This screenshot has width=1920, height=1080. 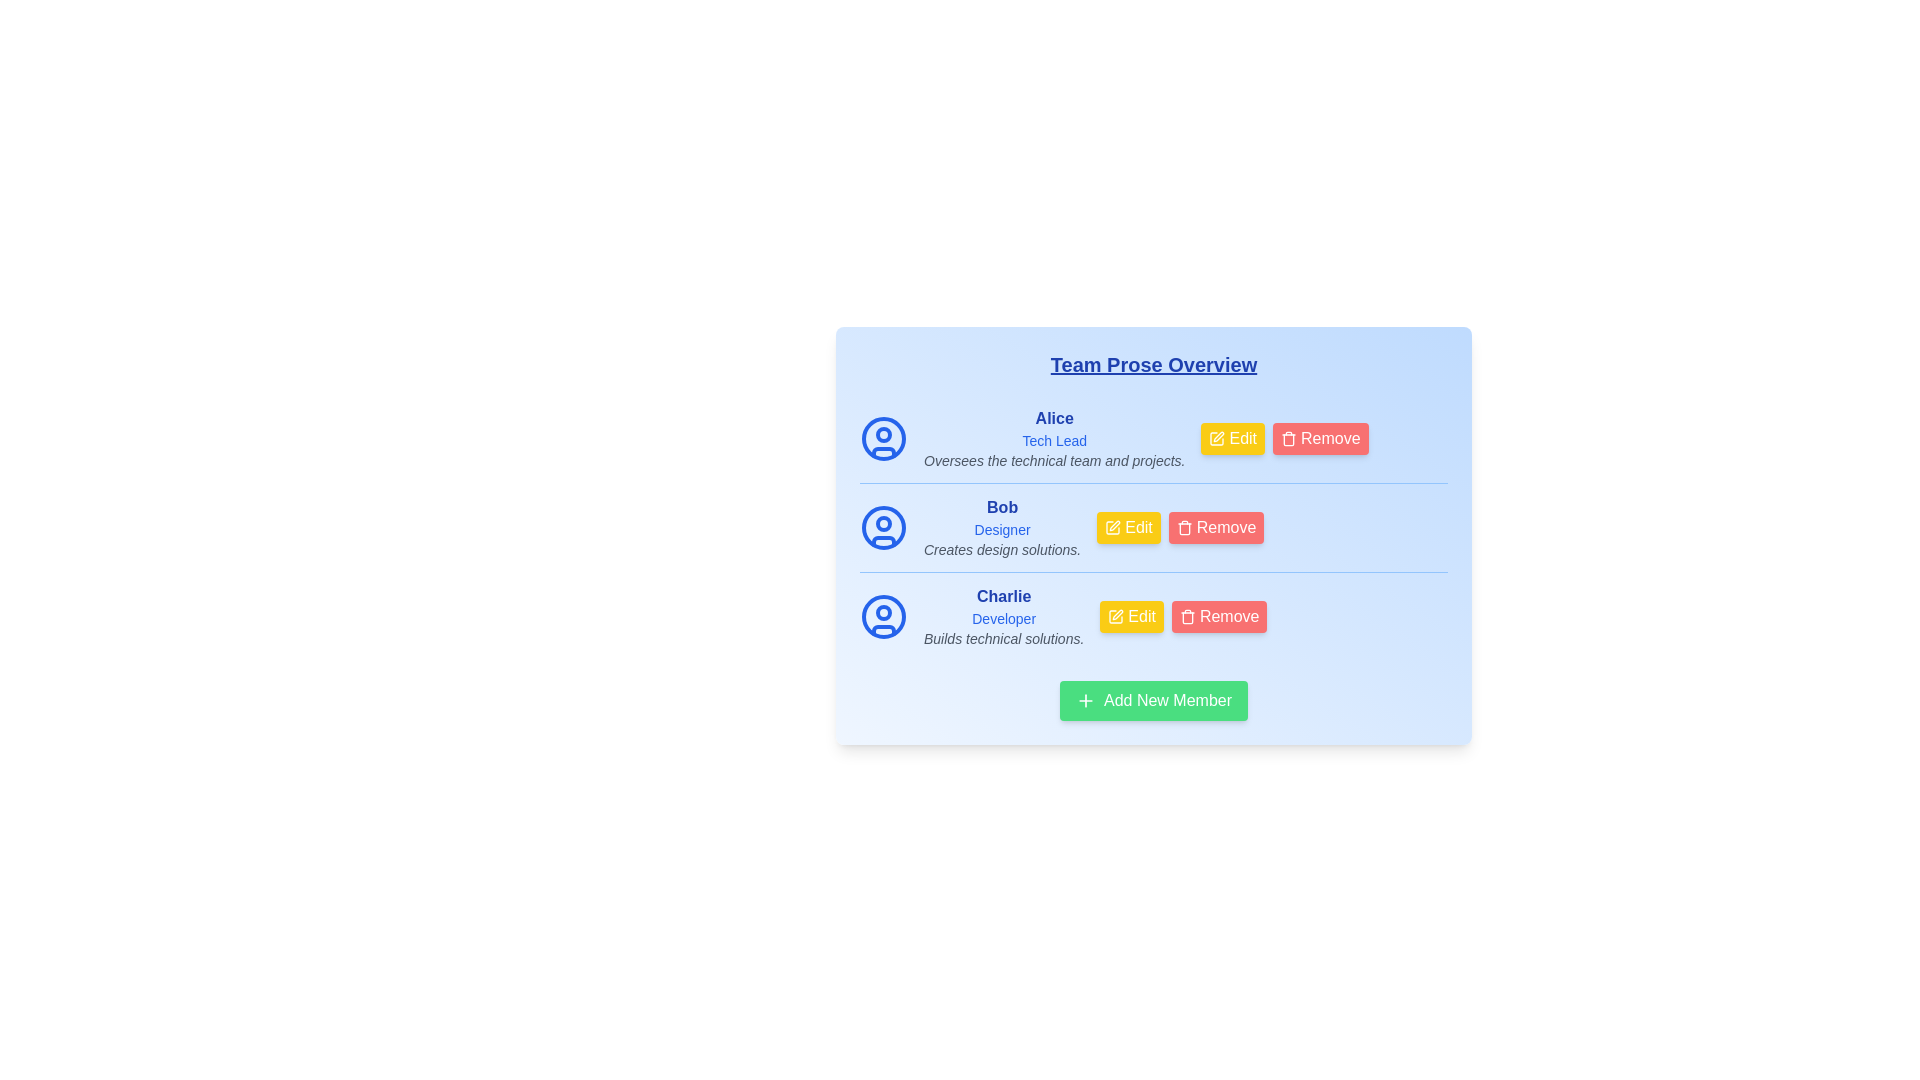 I want to click on the 'Edit' button containing the yellow pen icon next to the 'Bob' entry in the user list table, so click(x=1112, y=527).